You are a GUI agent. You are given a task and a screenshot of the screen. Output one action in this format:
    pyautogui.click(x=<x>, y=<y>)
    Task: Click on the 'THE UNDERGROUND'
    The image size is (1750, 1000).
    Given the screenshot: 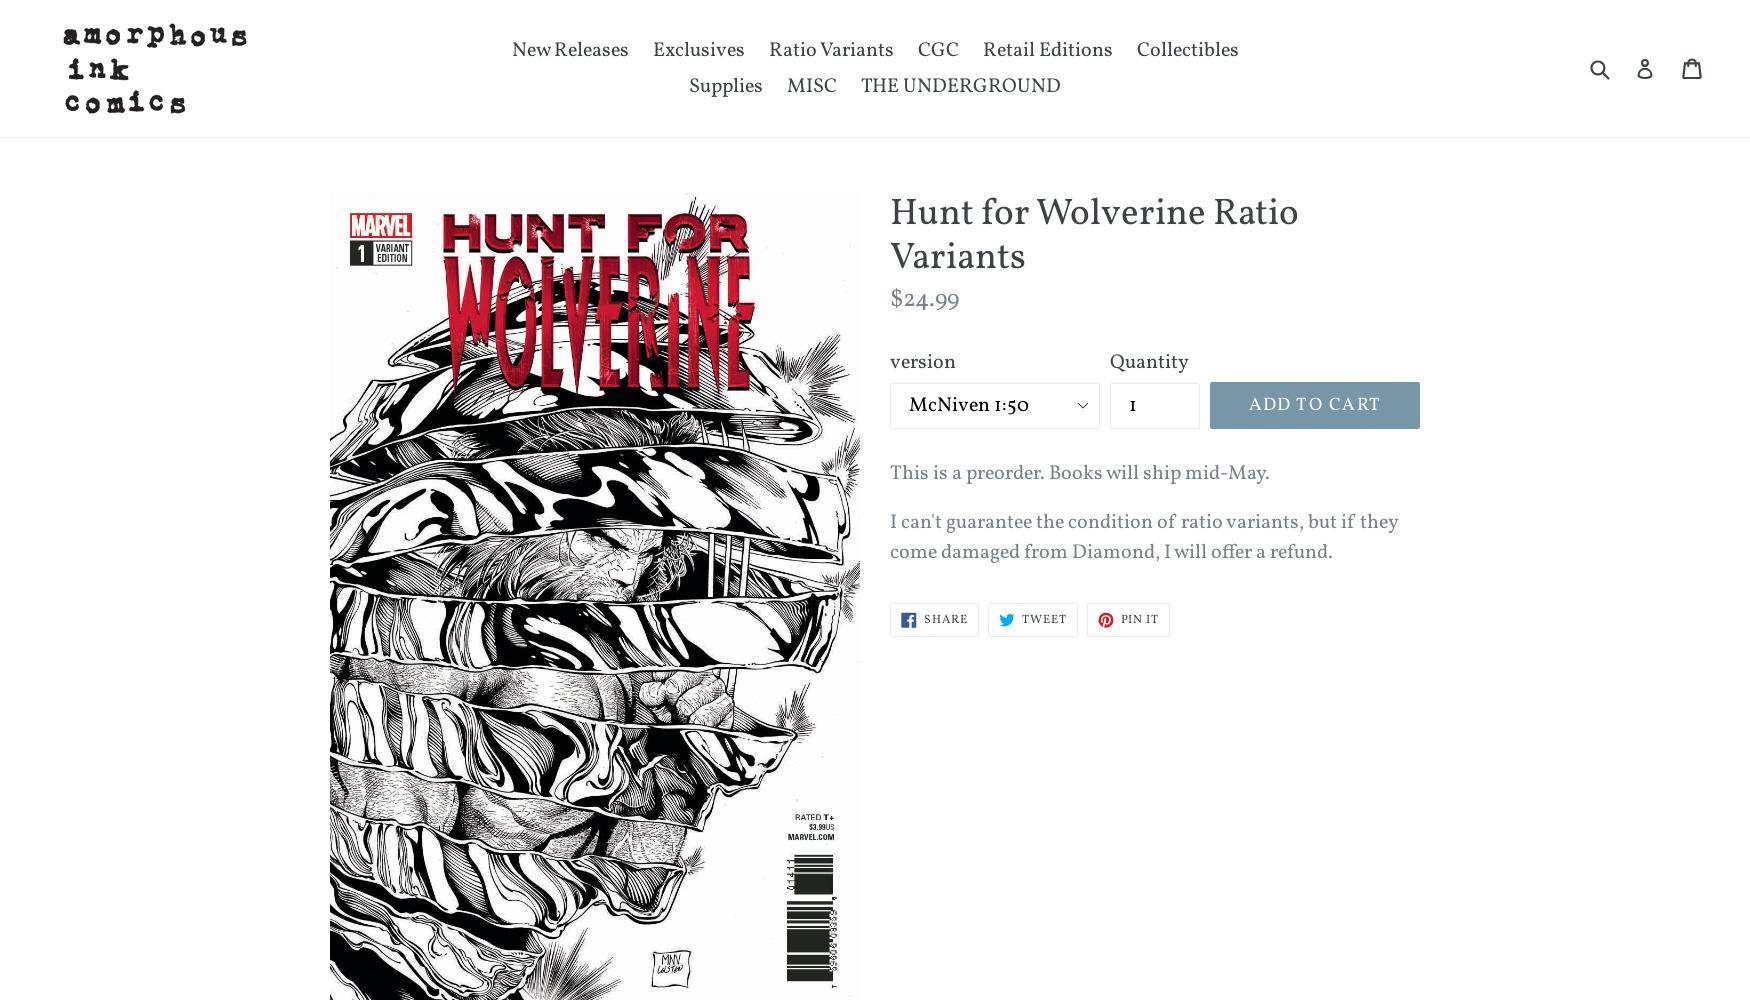 What is the action you would take?
    pyautogui.click(x=960, y=85)
    